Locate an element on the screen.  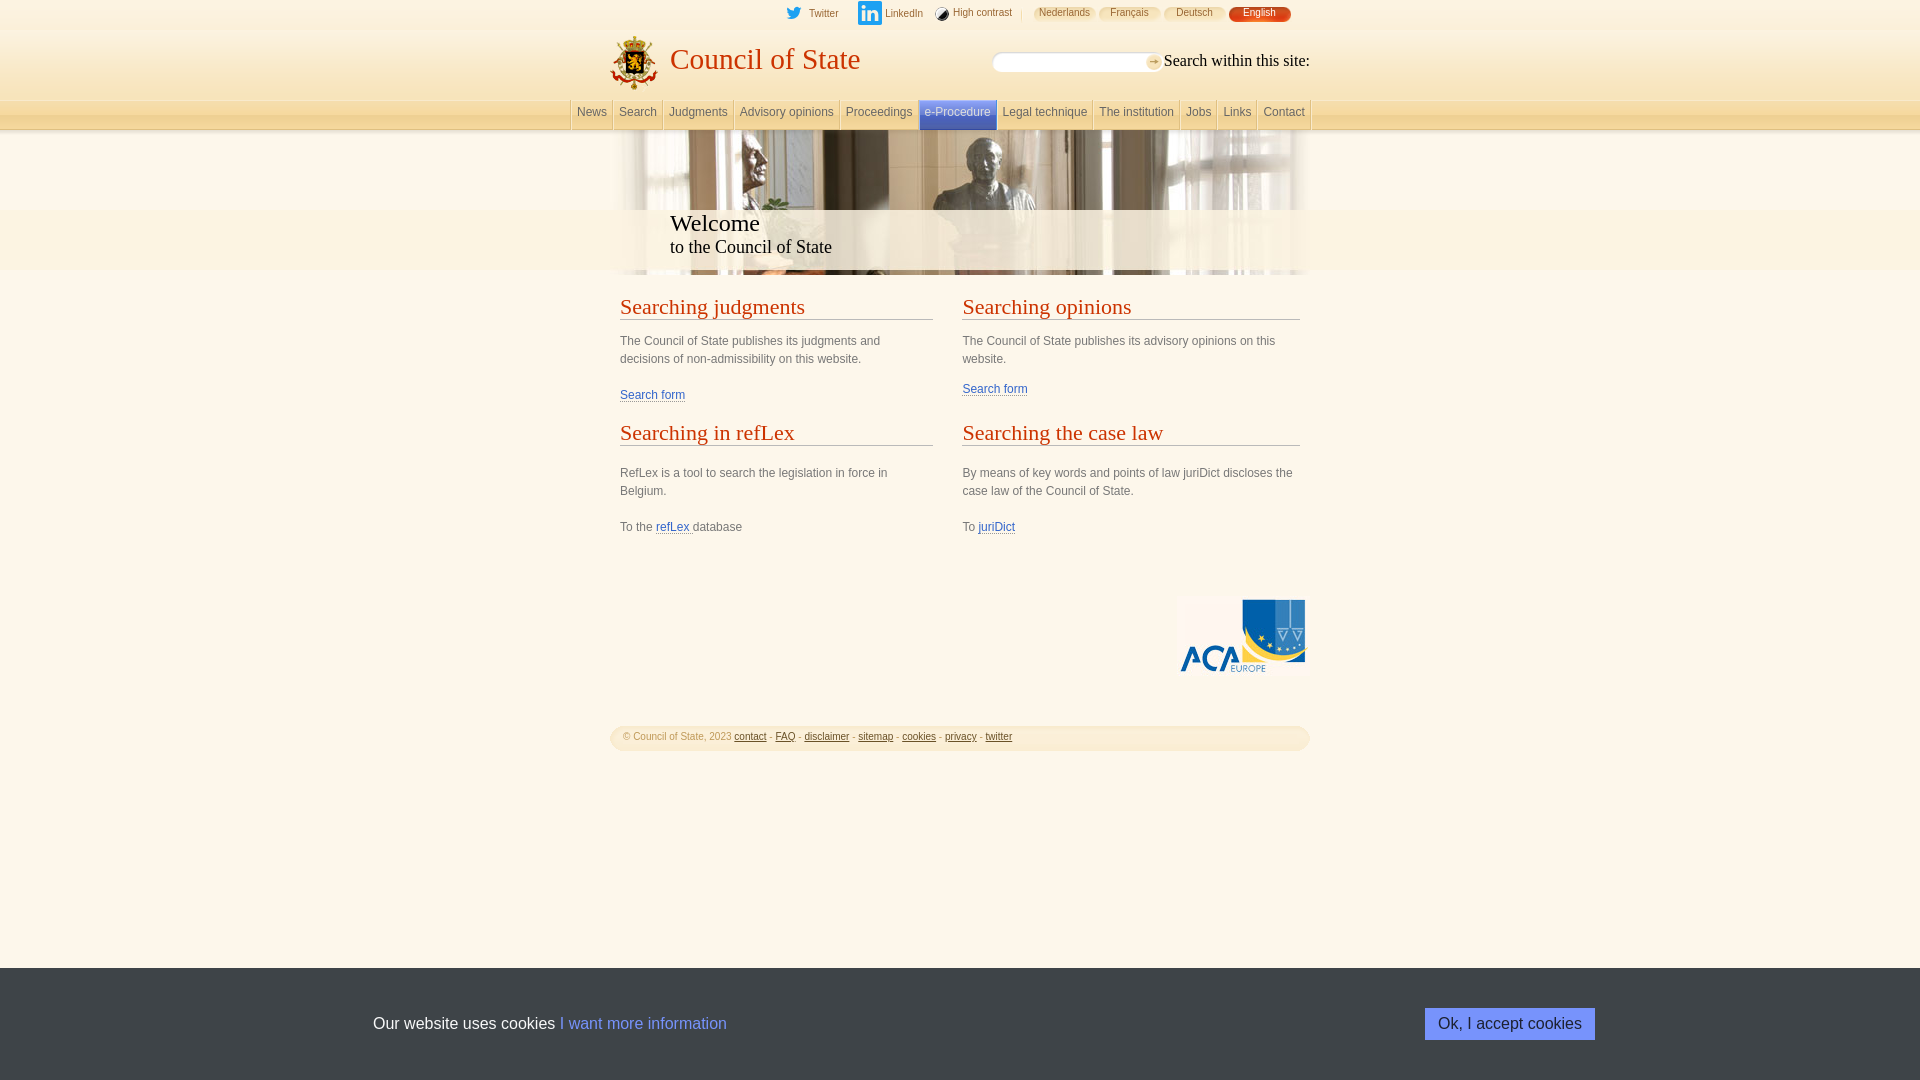
'twitter' is located at coordinates (999, 736).